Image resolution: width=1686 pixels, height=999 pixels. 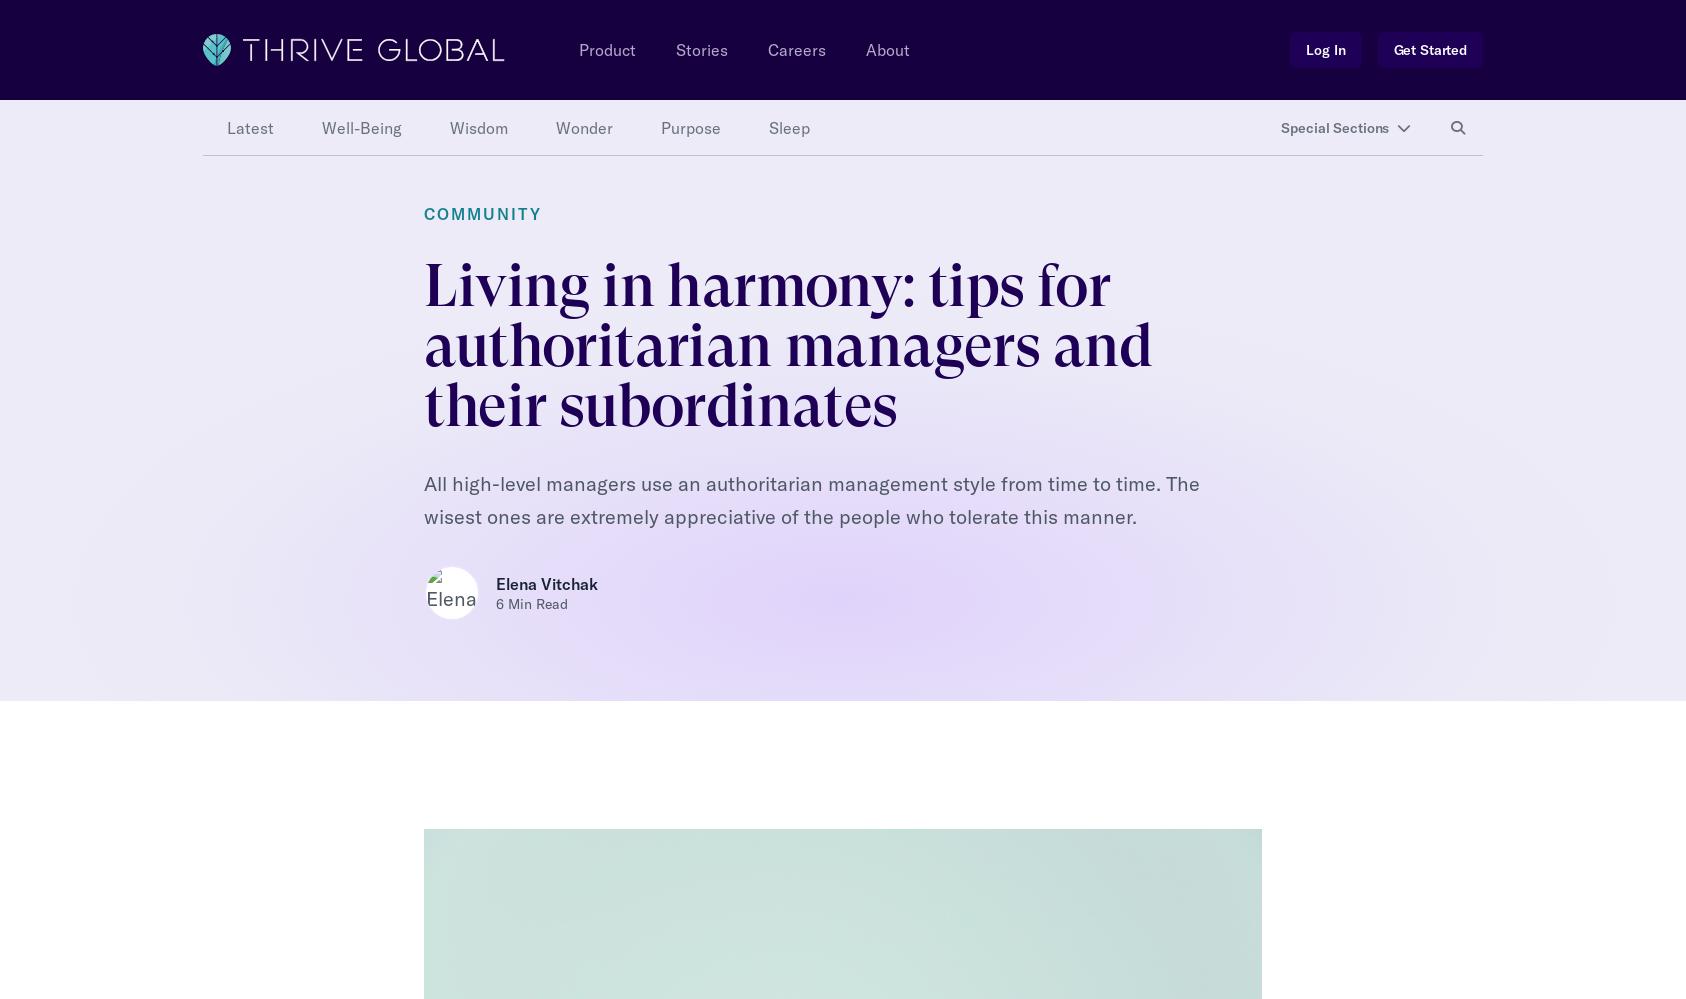 I want to click on 'The corporate “power” culture exists in so many Russian companies, and it should be accepted understandingly. Whatever your current boss is like (it’s safe to assume you work for them right now for some good reason), any guerrilla resistance in the given circumstances will only prevent cooperation and complicate the case even further.', so click(x=837, y=898).